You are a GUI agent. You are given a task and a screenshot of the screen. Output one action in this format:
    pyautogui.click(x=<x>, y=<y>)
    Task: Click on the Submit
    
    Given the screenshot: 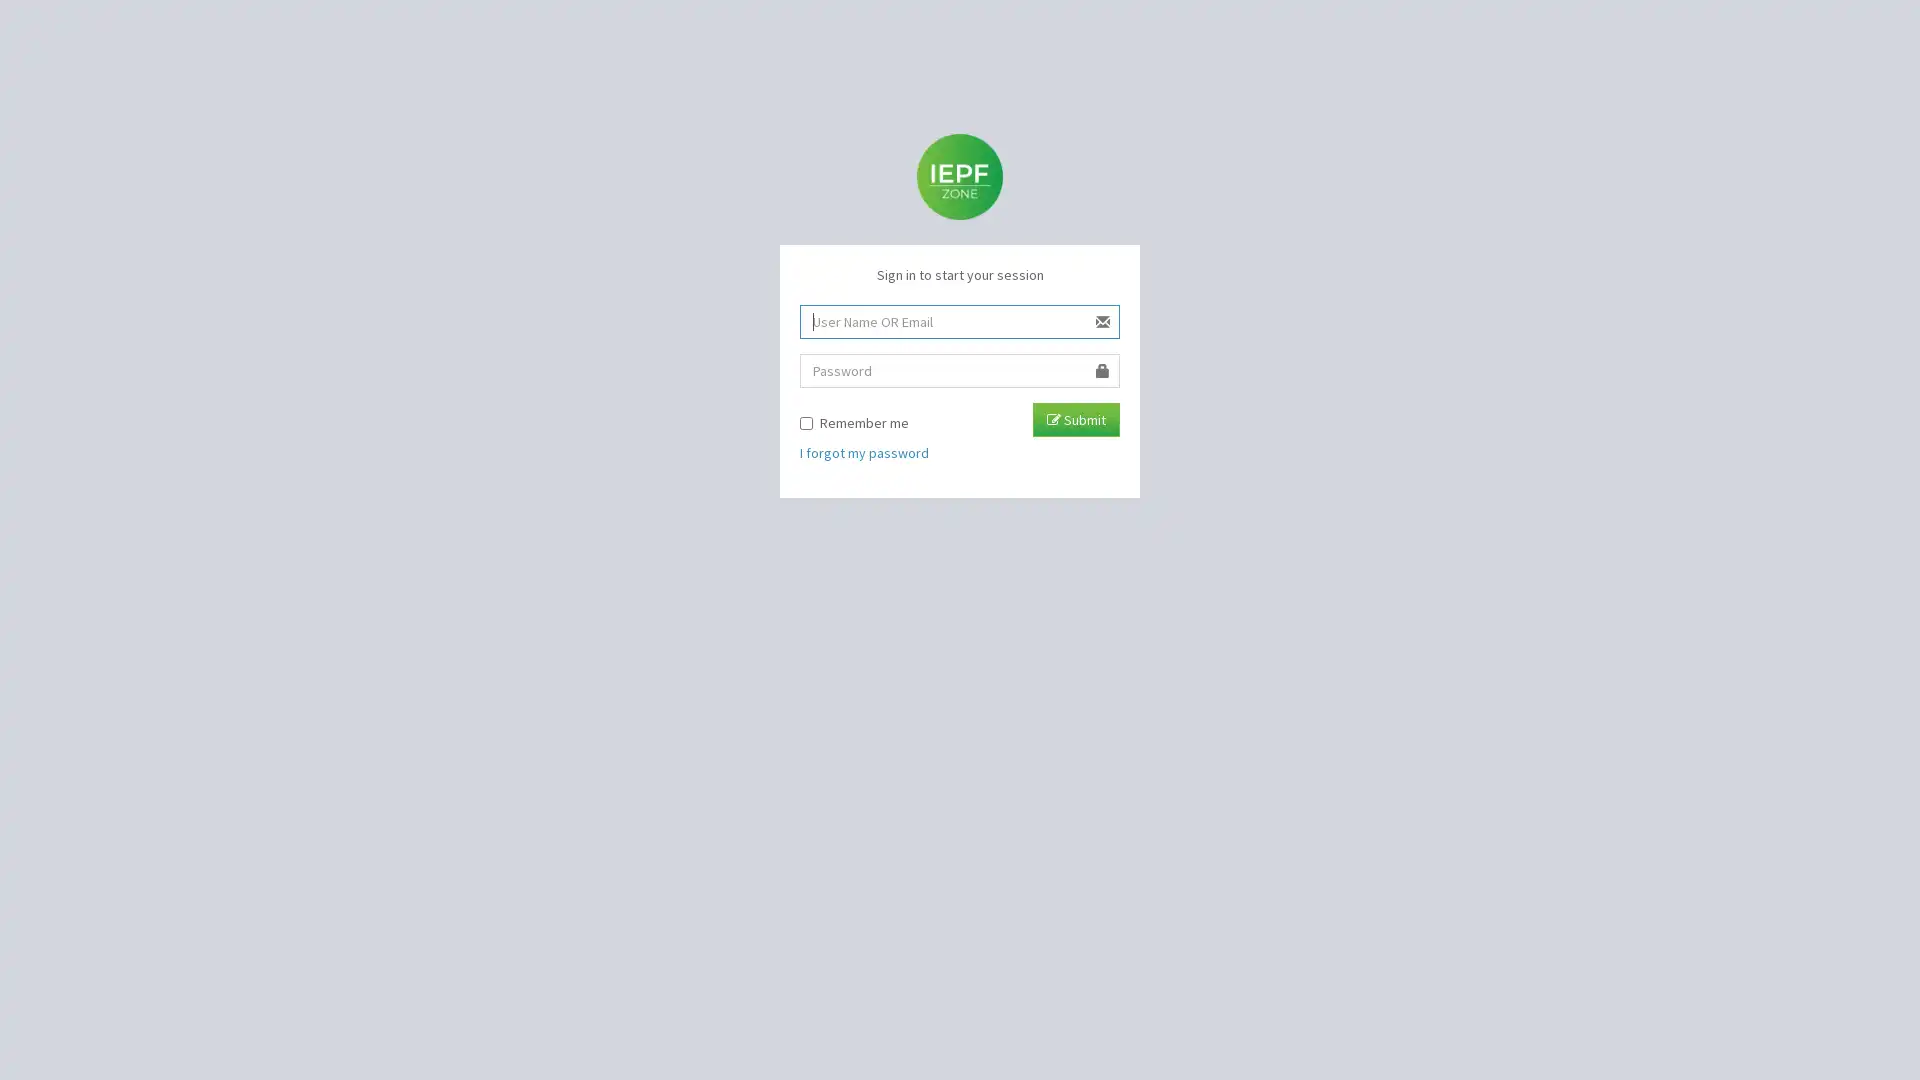 What is the action you would take?
    pyautogui.click(x=1074, y=419)
    